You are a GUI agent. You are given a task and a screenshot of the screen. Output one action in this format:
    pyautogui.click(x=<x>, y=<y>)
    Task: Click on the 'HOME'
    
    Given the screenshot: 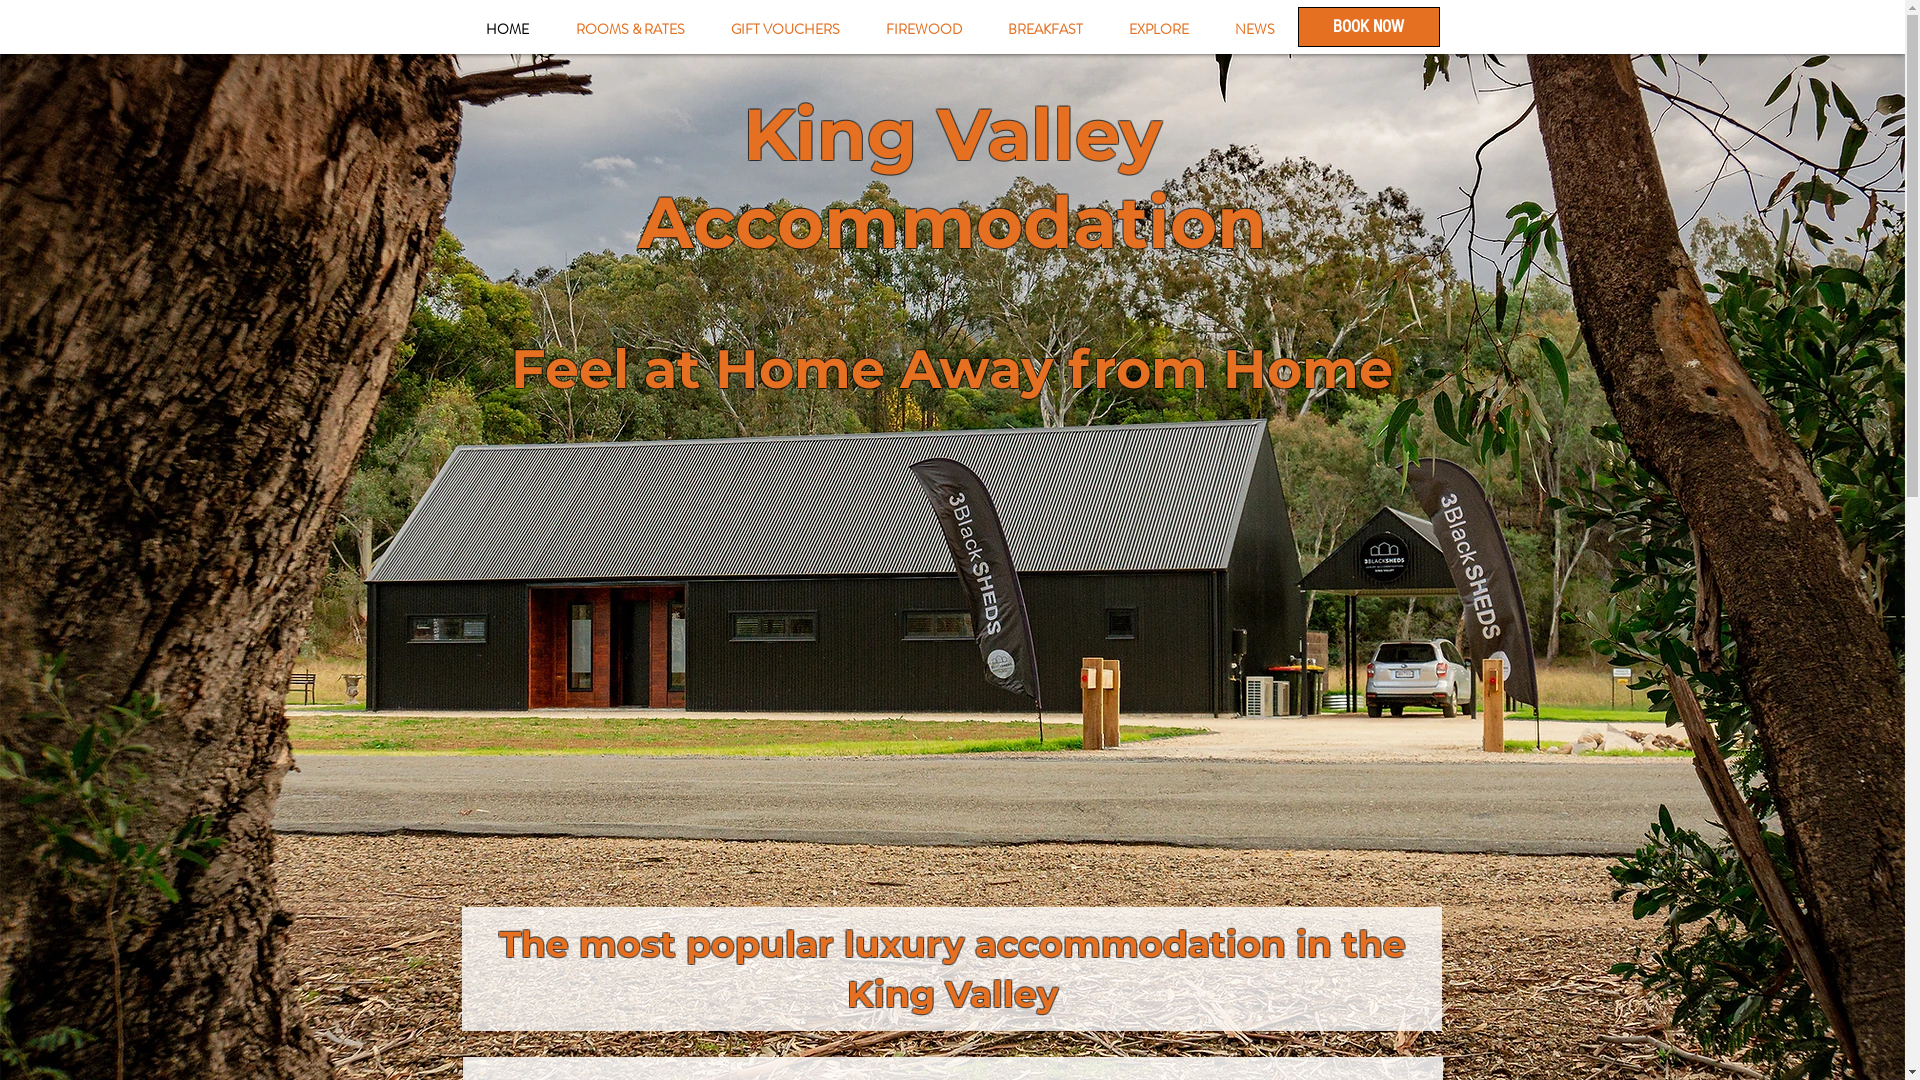 What is the action you would take?
    pyautogui.click(x=460, y=29)
    